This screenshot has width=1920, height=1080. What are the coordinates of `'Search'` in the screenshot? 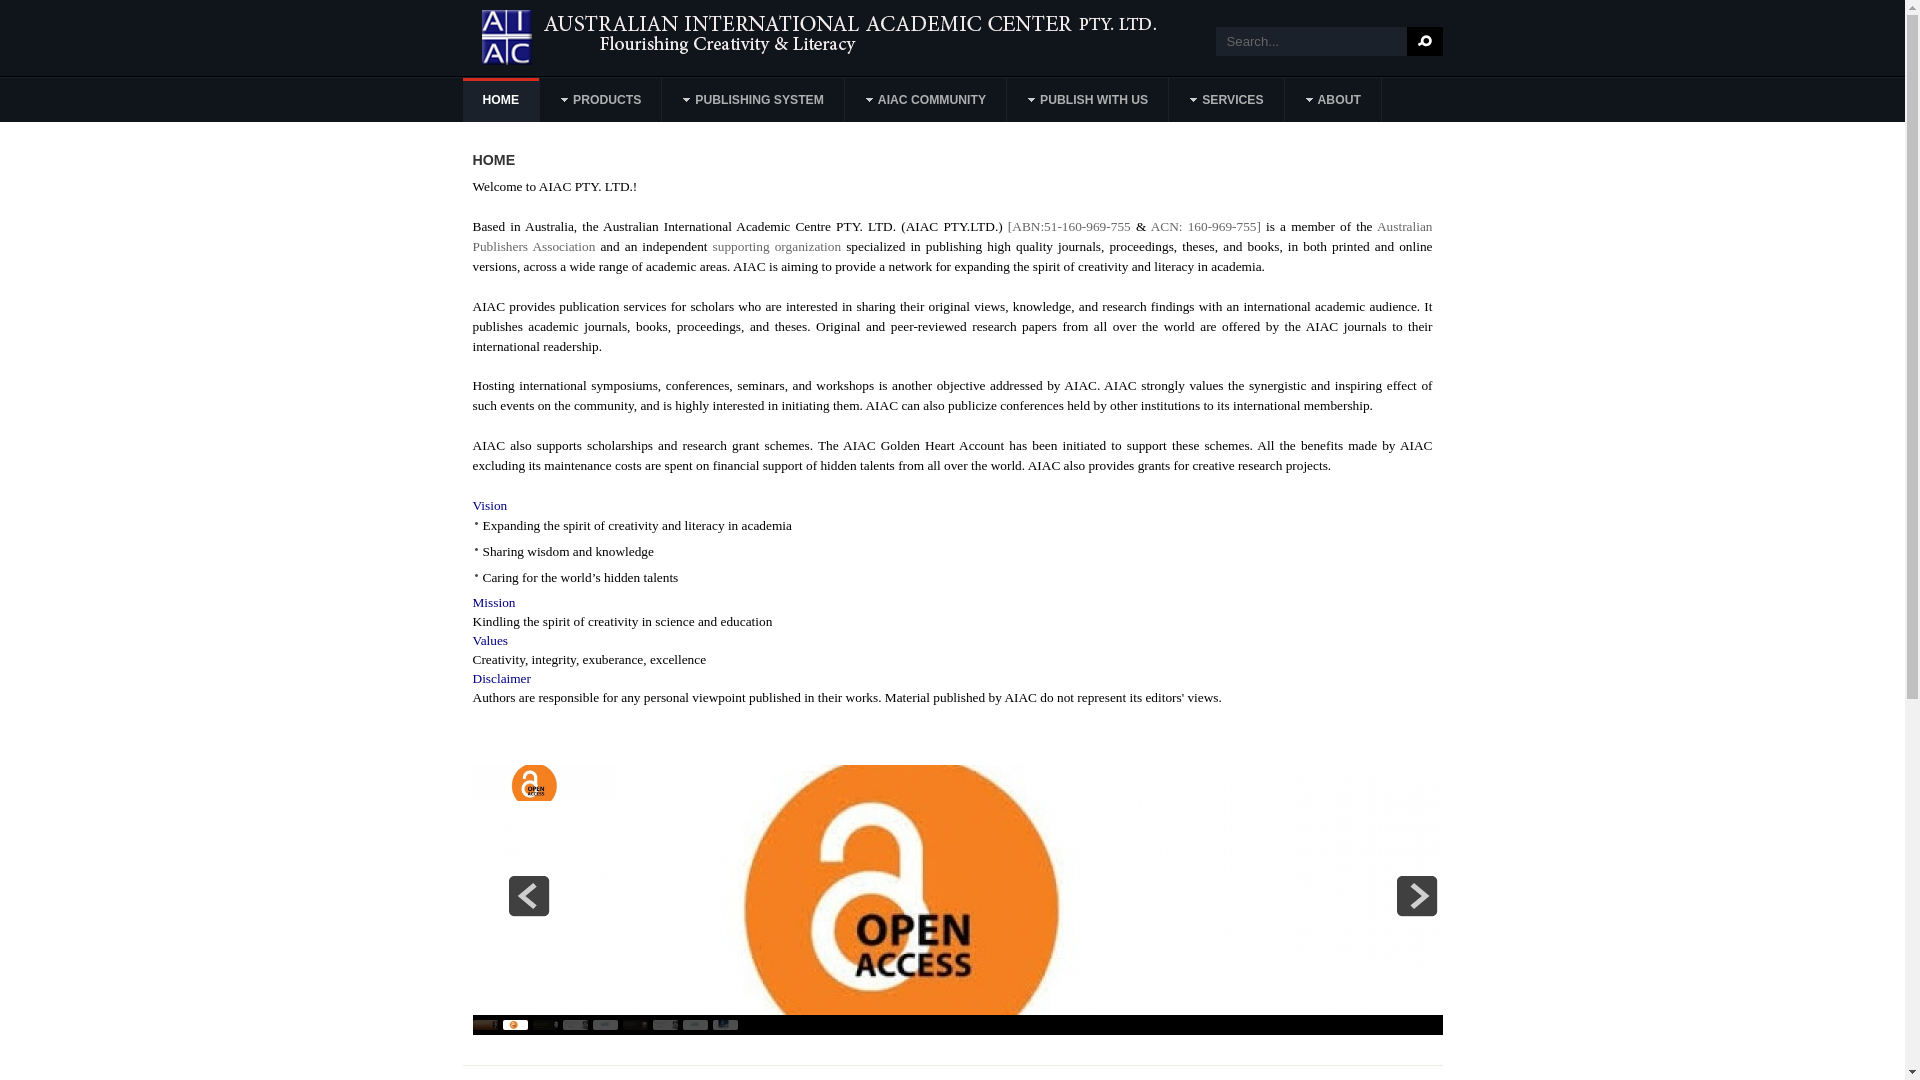 It's located at (1423, 41).